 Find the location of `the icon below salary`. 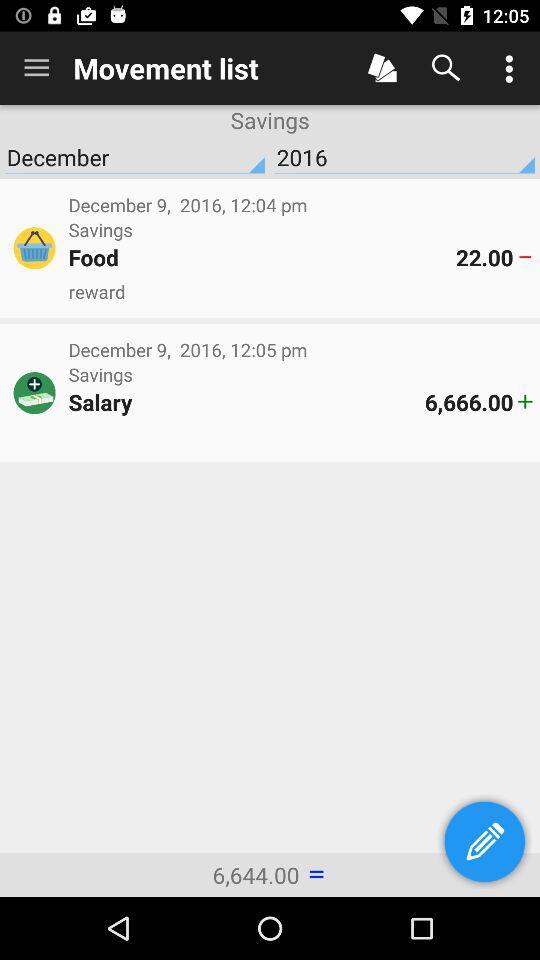

the icon below salary is located at coordinates (299, 436).